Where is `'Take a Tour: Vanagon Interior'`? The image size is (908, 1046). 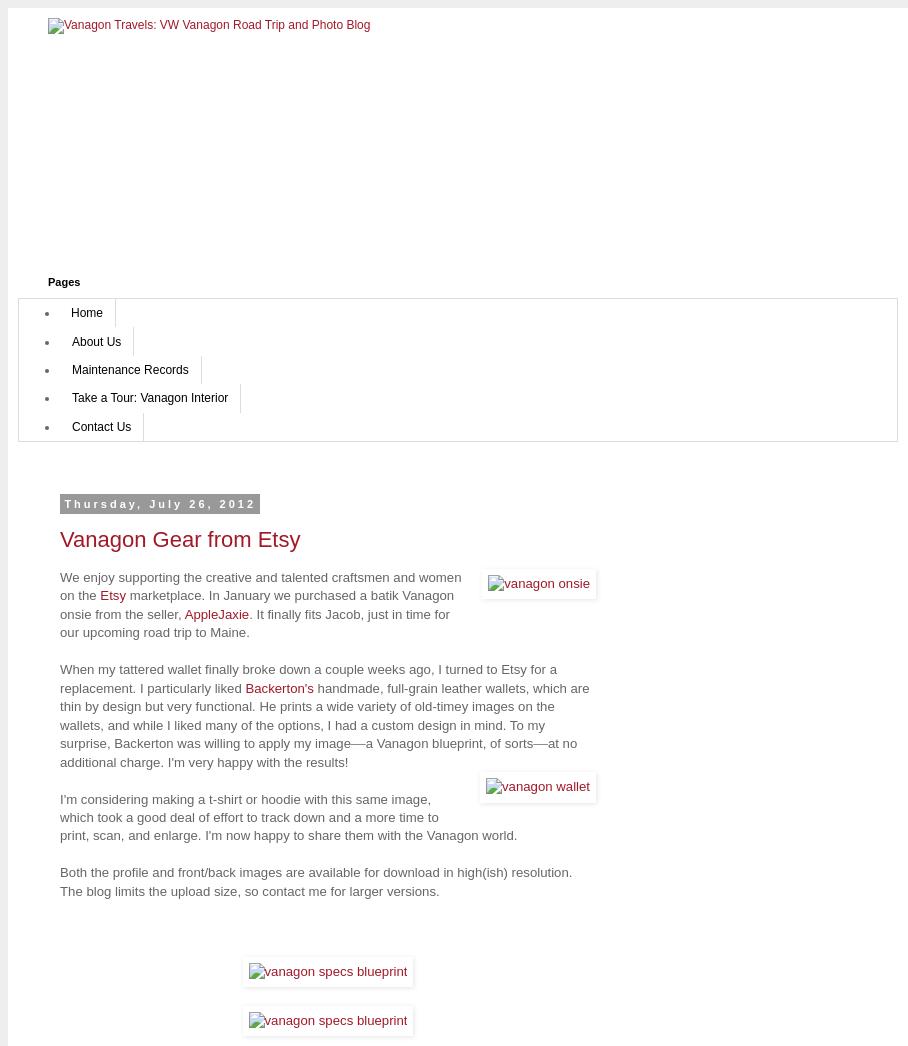 'Take a Tour: Vanagon Interior' is located at coordinates (150, 398).